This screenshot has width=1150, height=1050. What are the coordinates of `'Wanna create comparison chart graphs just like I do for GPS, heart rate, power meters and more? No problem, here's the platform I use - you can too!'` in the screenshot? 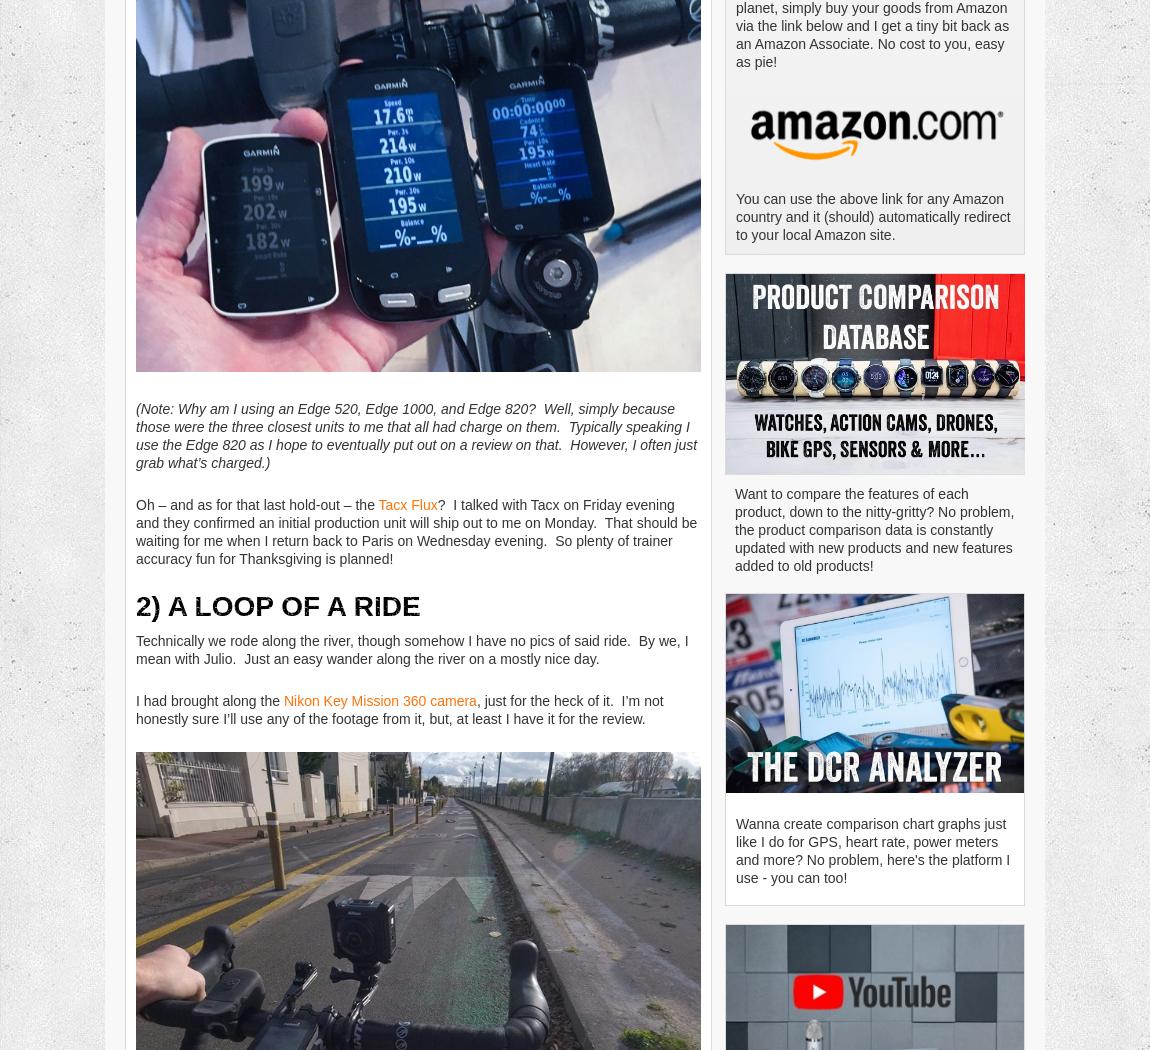 It's located at (872, 849).